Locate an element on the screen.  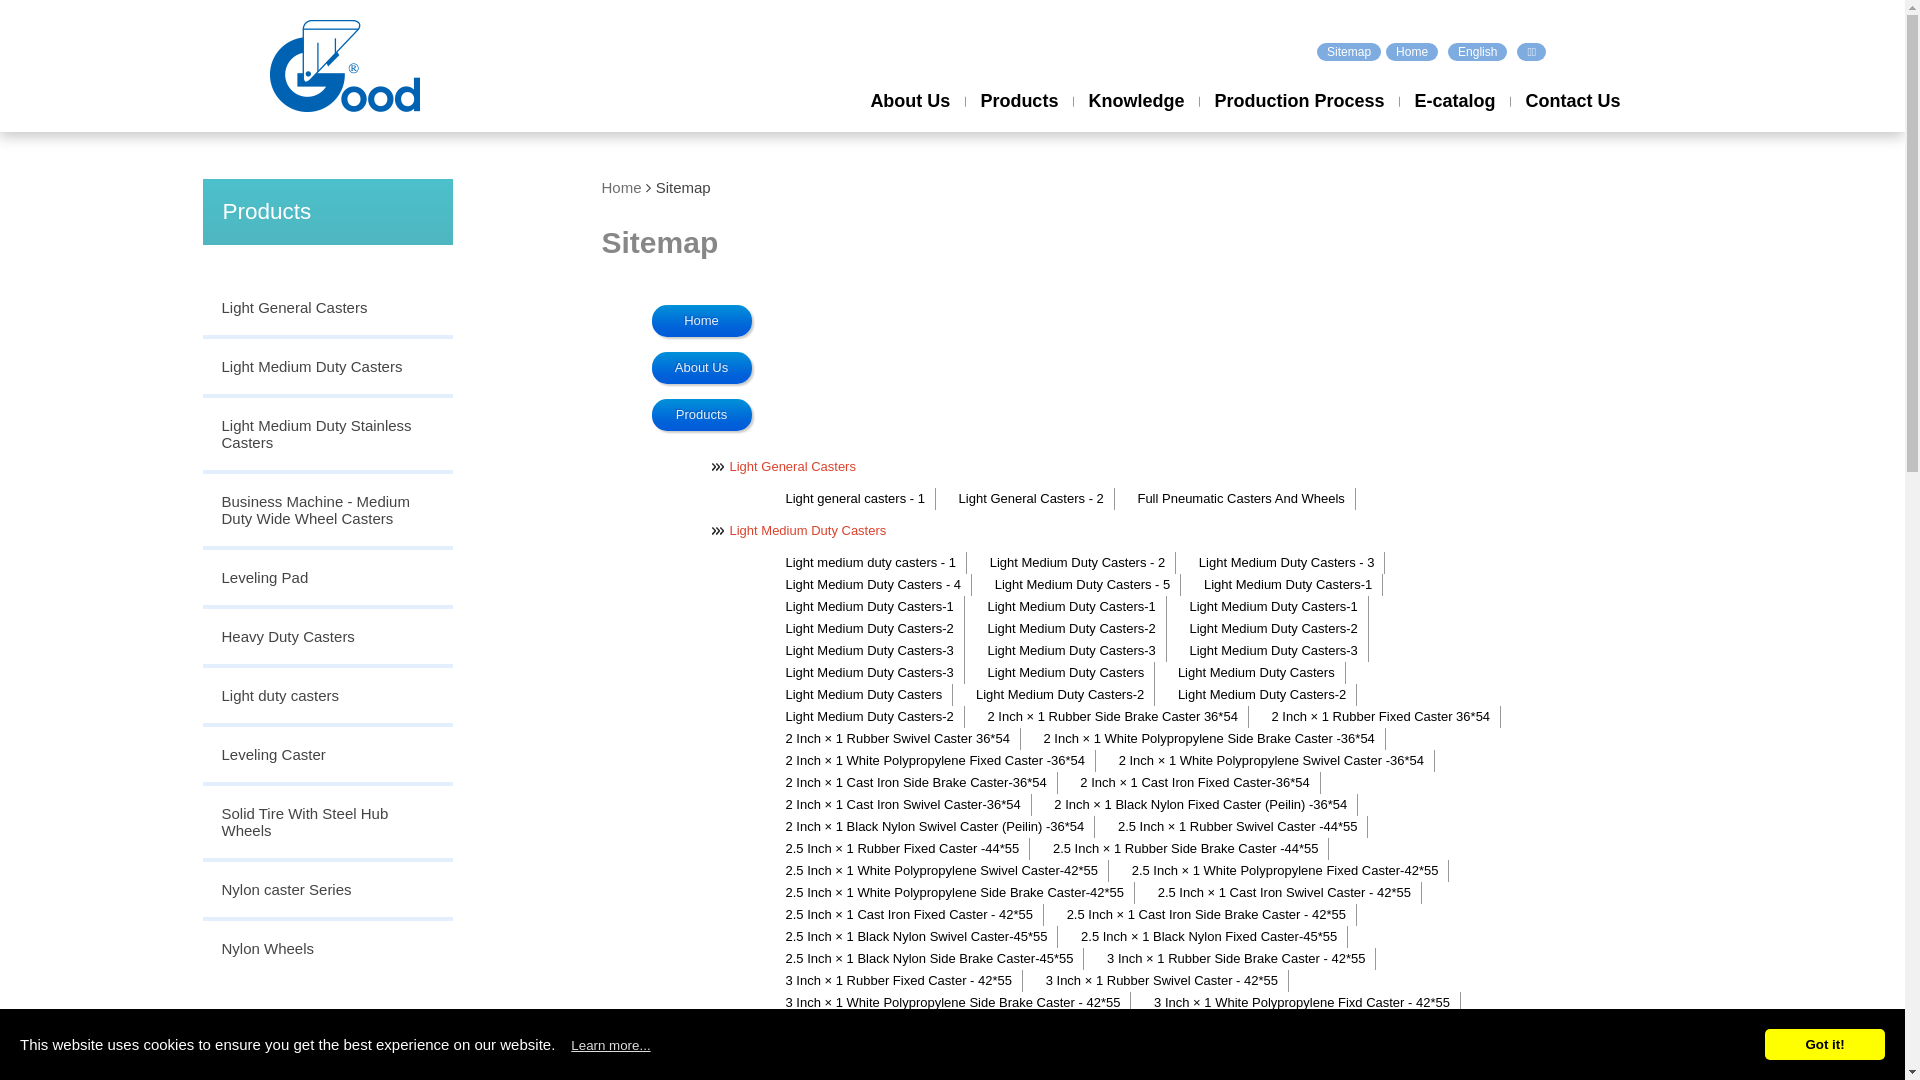
'Light Medium Duty Stainless Casters' is located at coordinates (326, 434).